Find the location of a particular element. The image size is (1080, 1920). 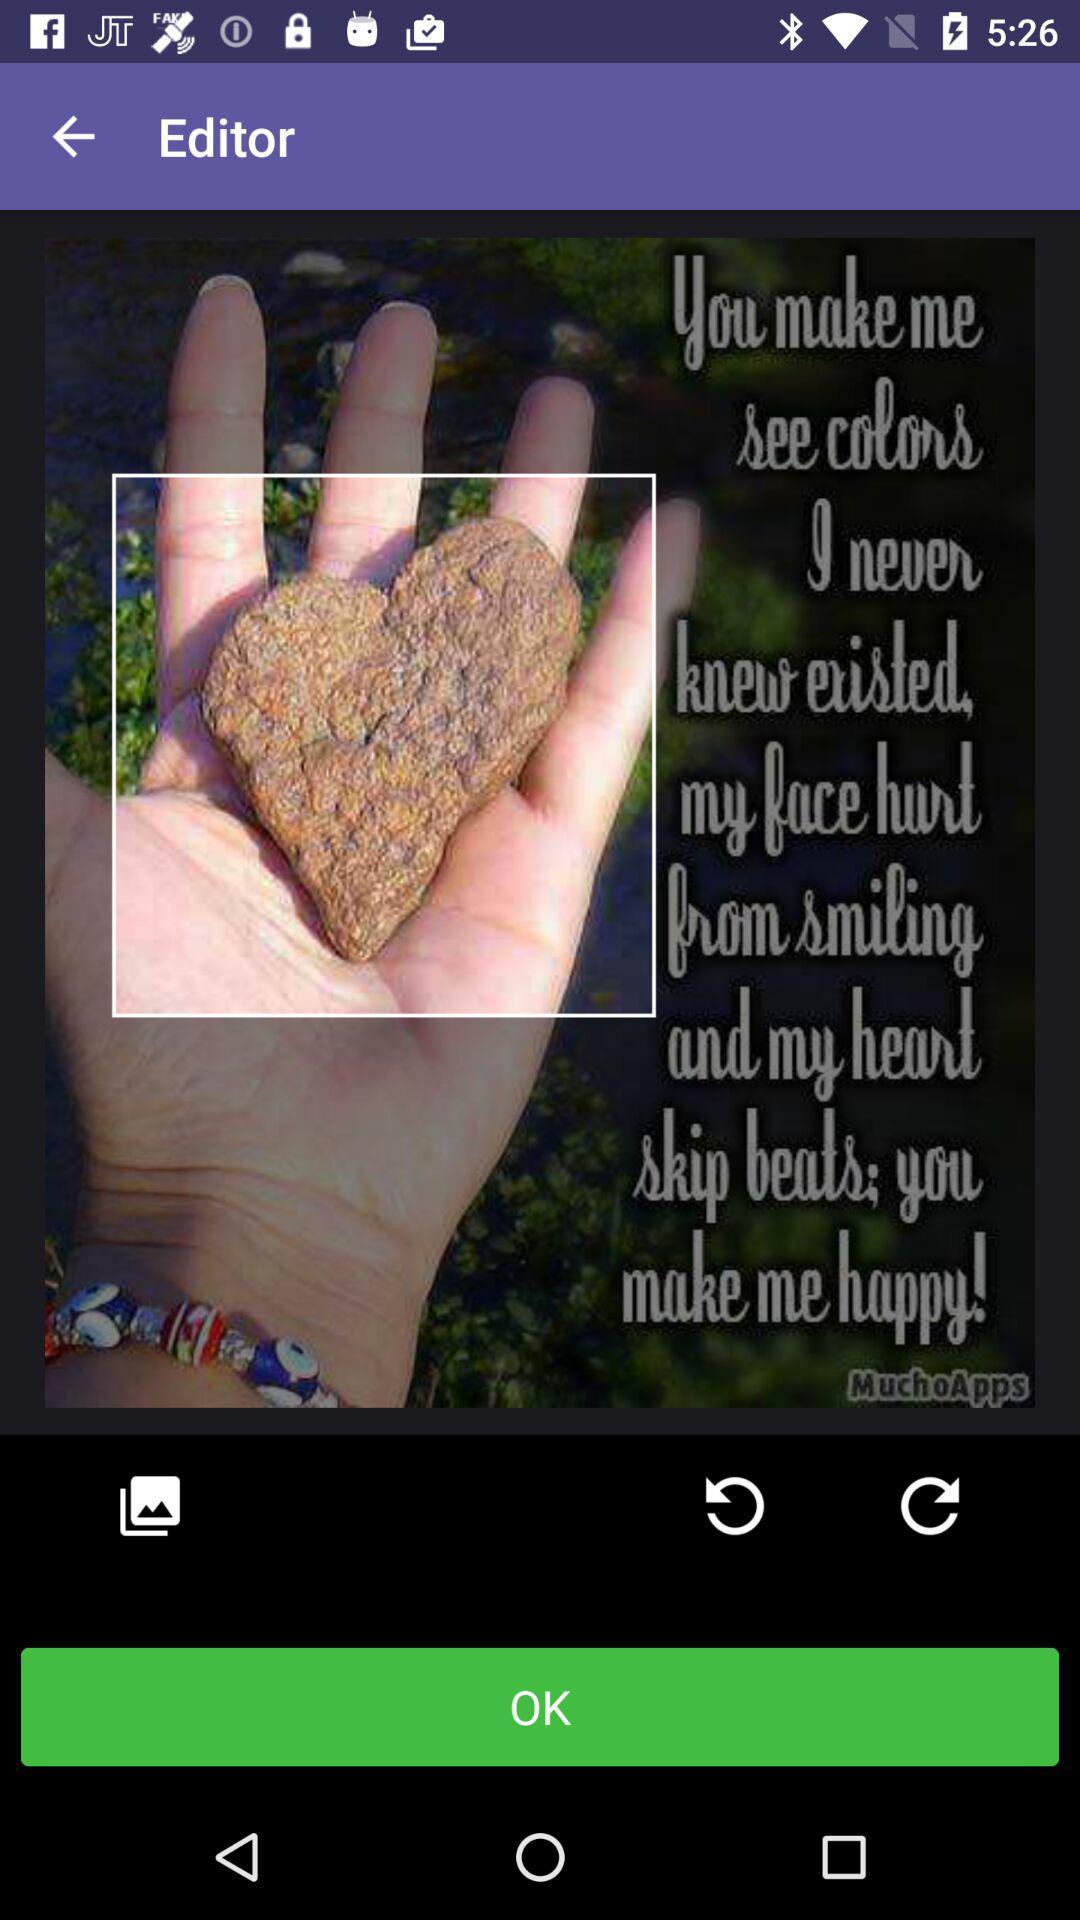

rotate to left is located at coordinates (735, 1506).